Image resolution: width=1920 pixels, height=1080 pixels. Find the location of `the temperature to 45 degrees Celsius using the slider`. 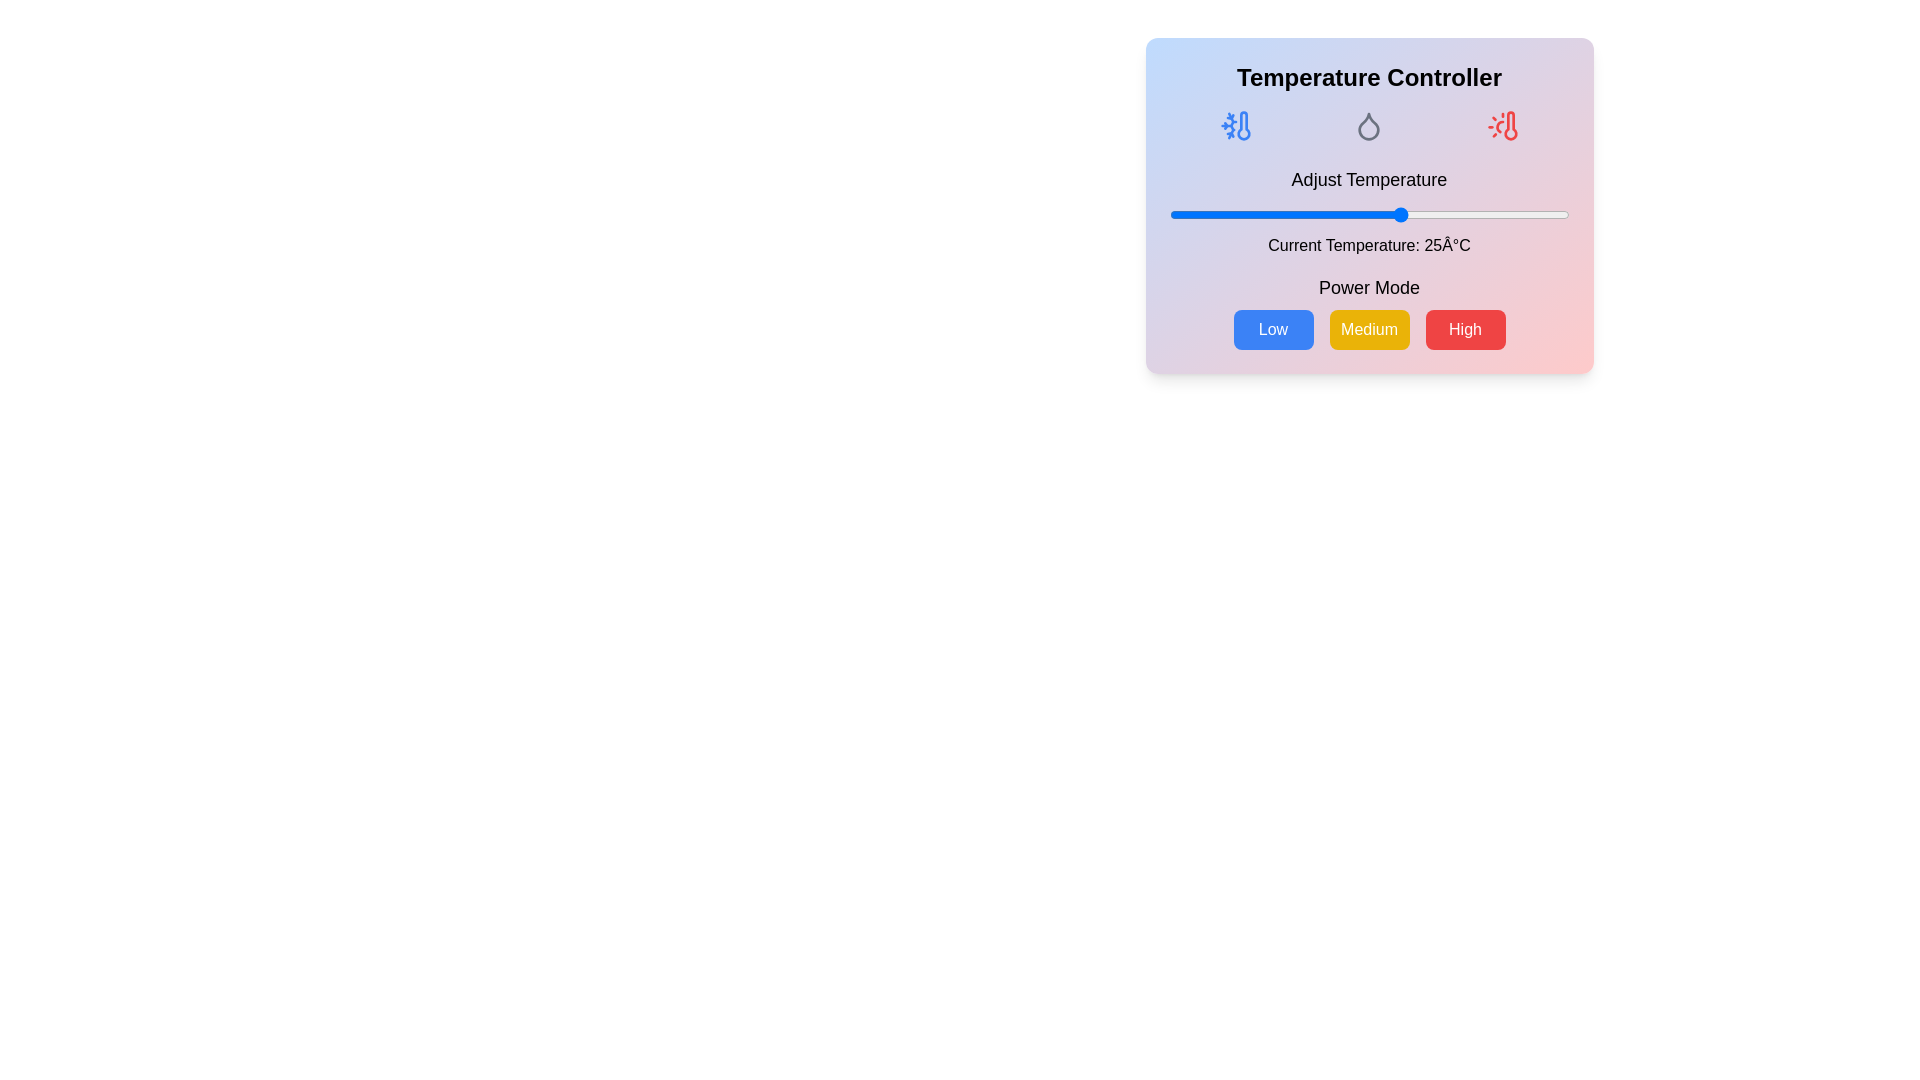

the temperature to 45 degrees Celsius using the slider is located at coordinates (1535, 215).